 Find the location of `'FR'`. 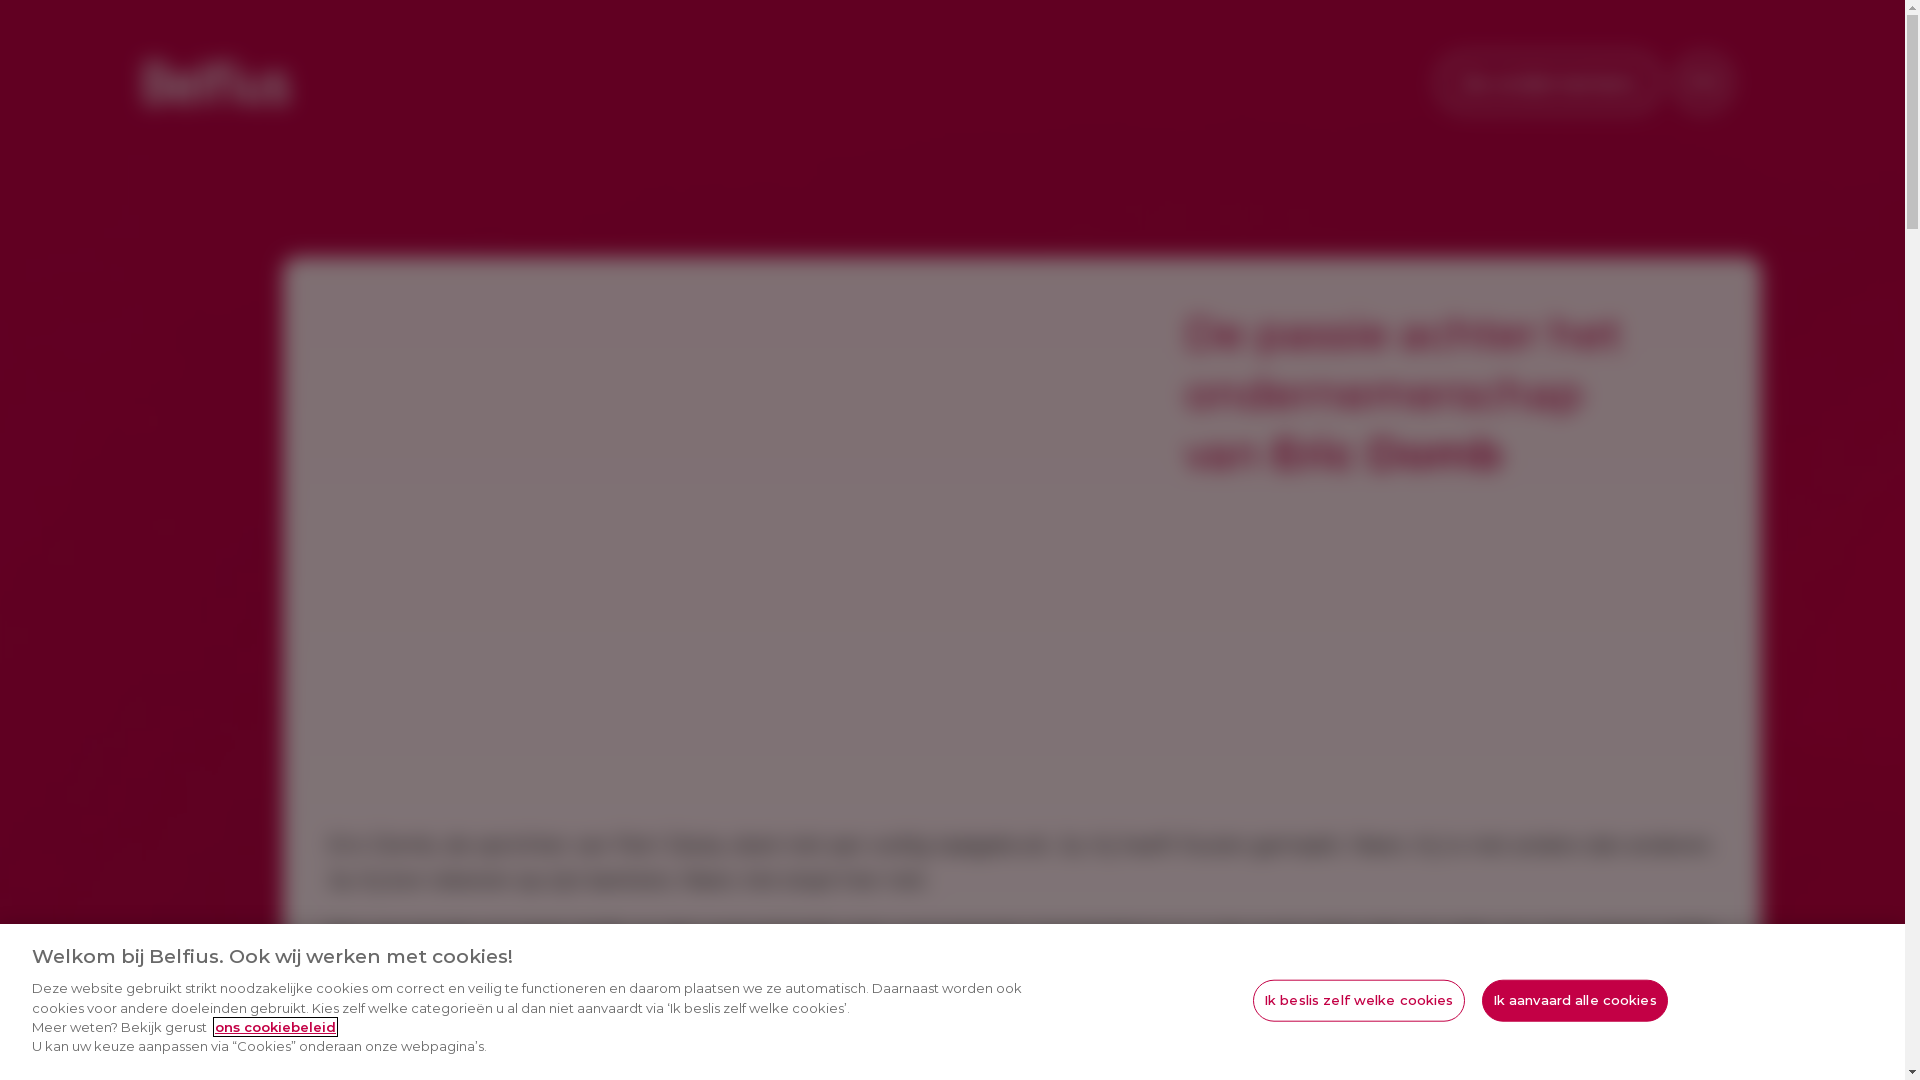

'FR' is located at coordinates (1675, 81).